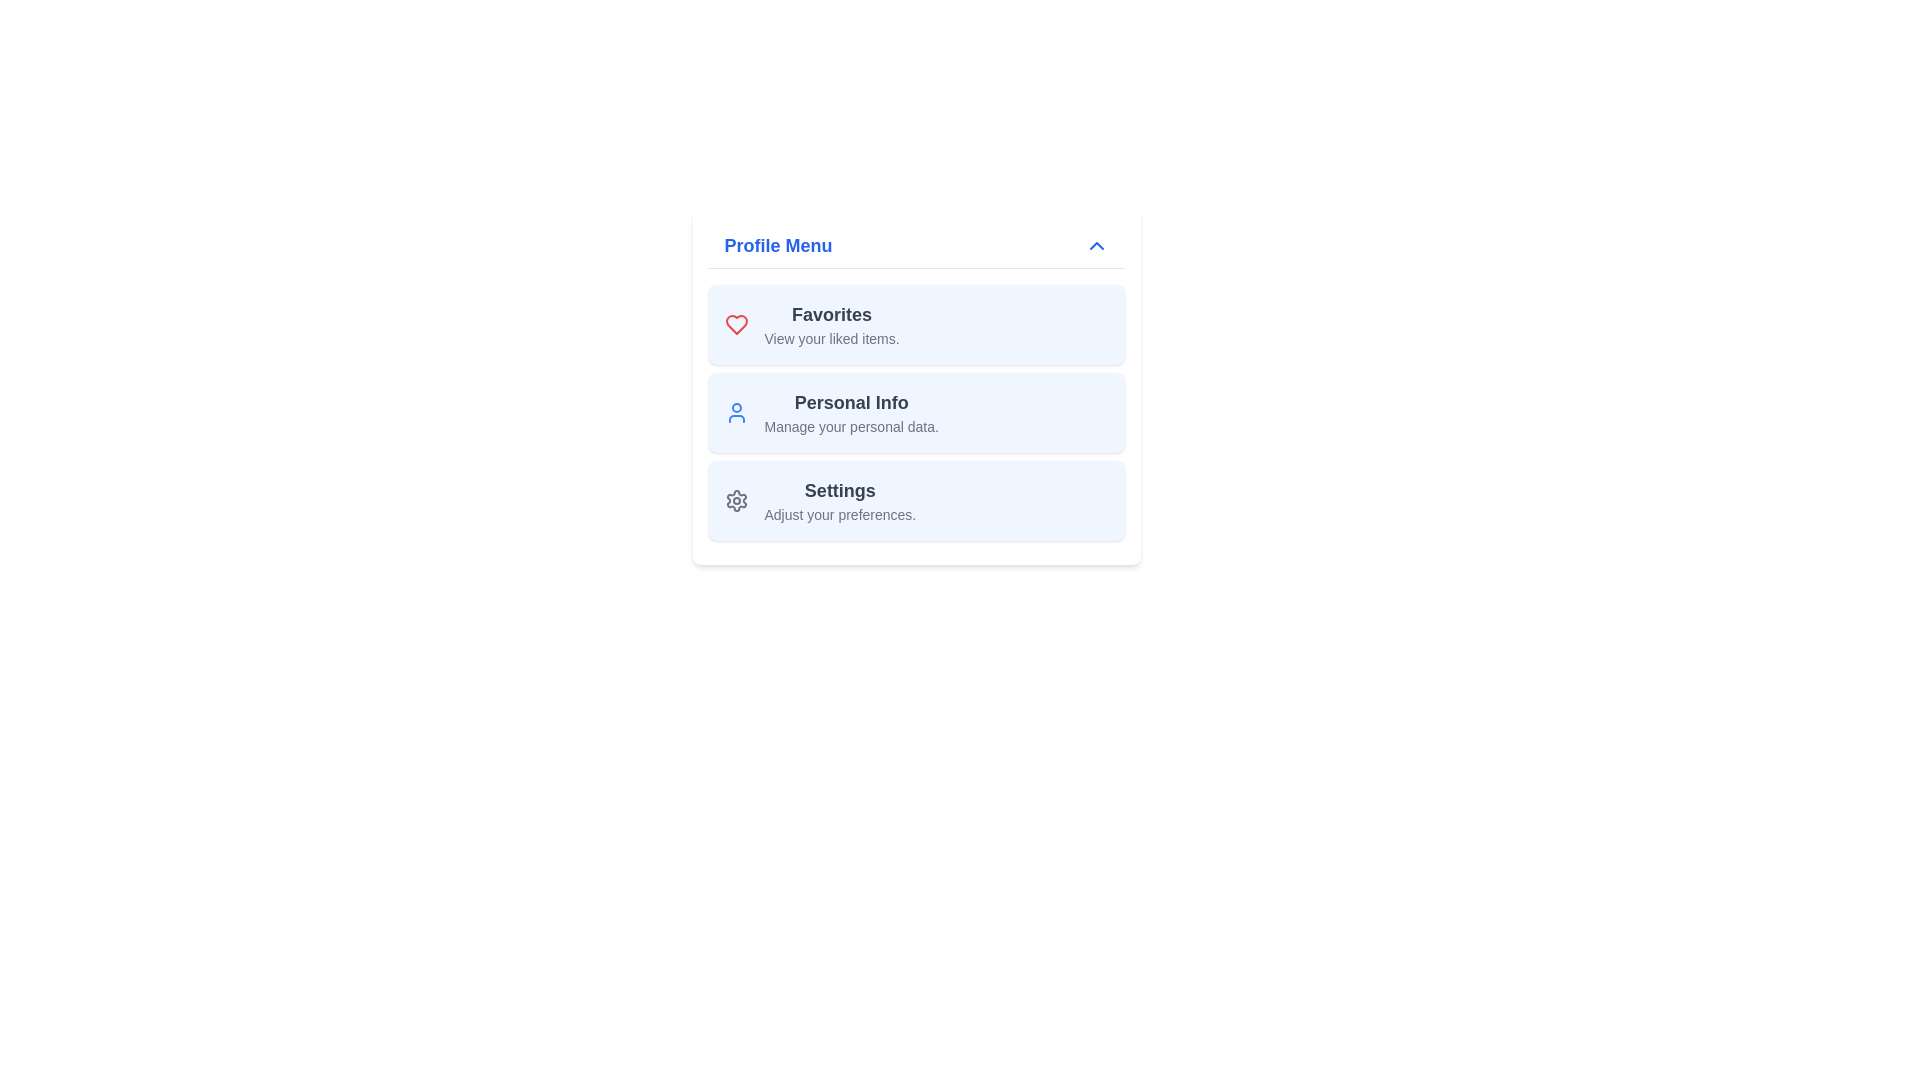 The width and height of the screenshot is (1920, 1080). Describe the element at coordinates (840, 490) in the screenshot. I see `the 'Settings' text label in the profile menu, which is the third option and indicates settings-related functionalities` at that location.